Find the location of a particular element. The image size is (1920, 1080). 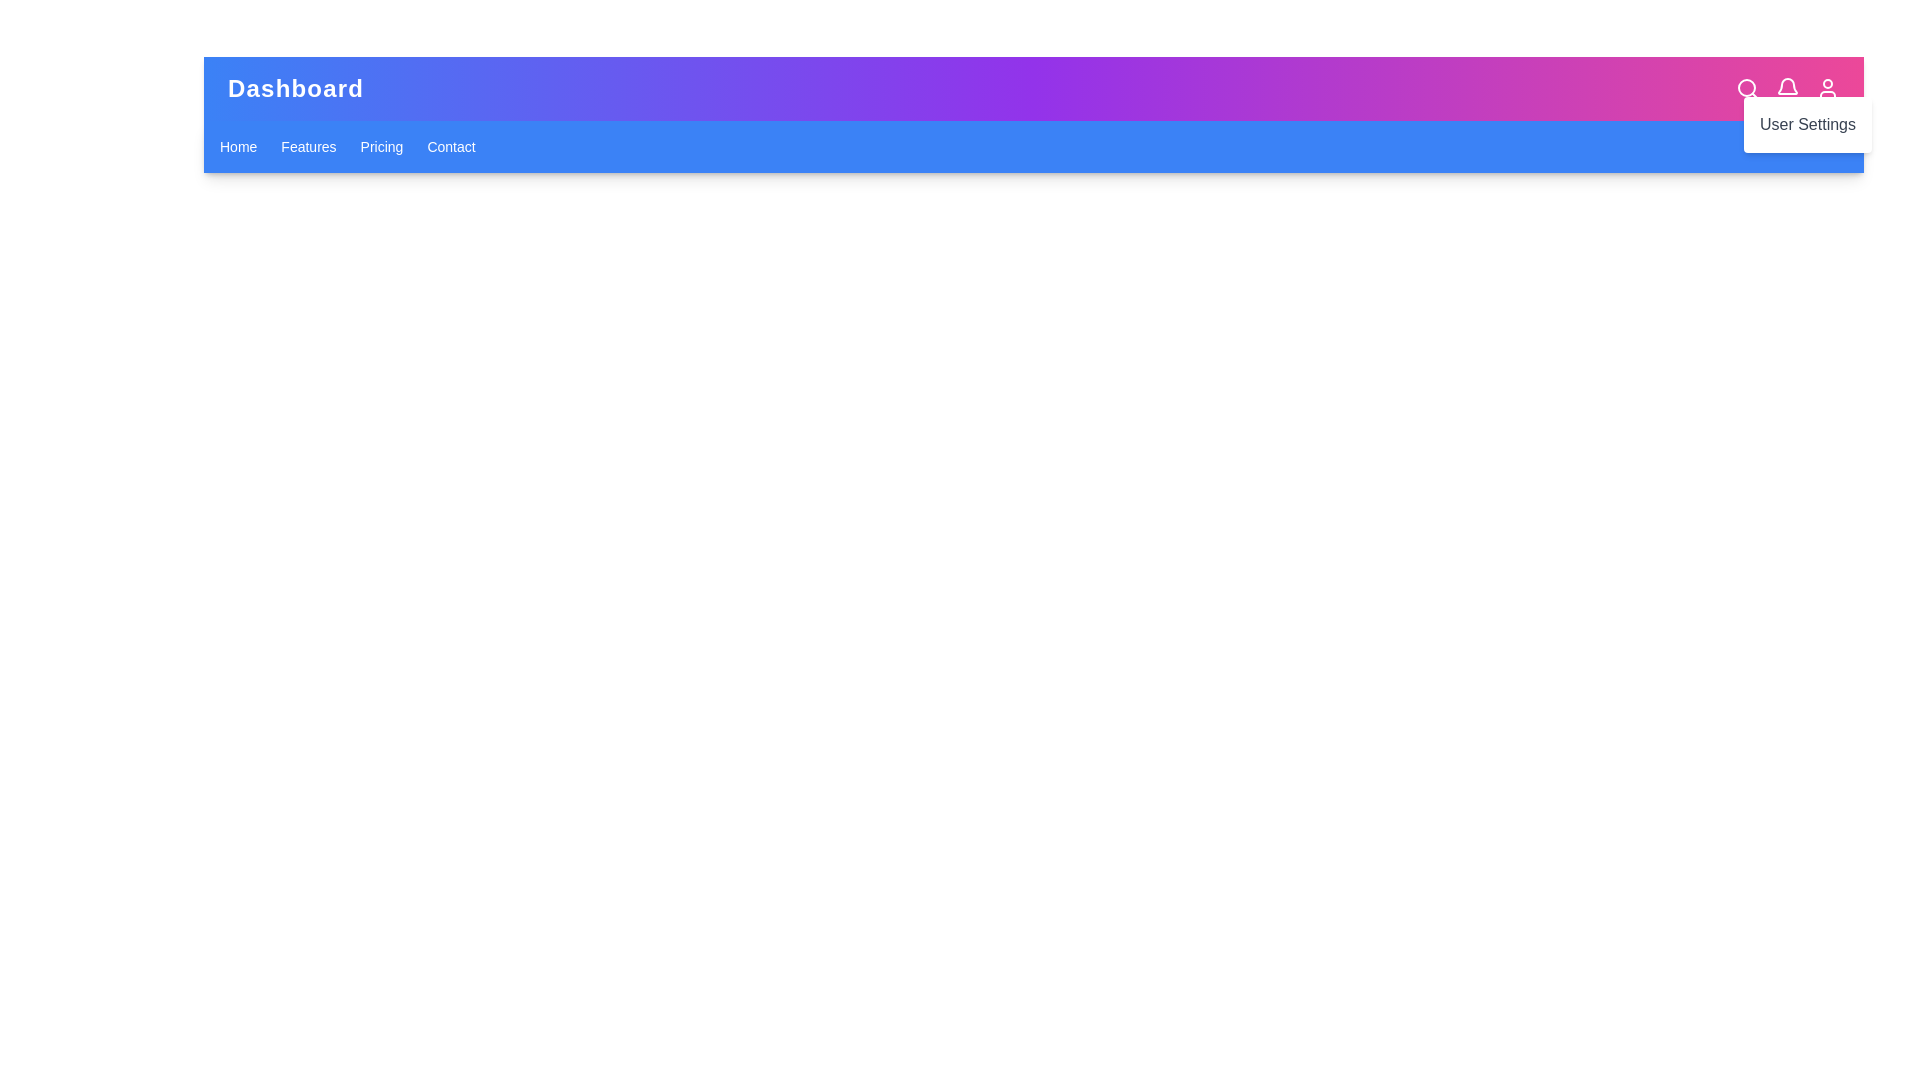

the 'Dashboard' label is located at coordinates (295, 87).